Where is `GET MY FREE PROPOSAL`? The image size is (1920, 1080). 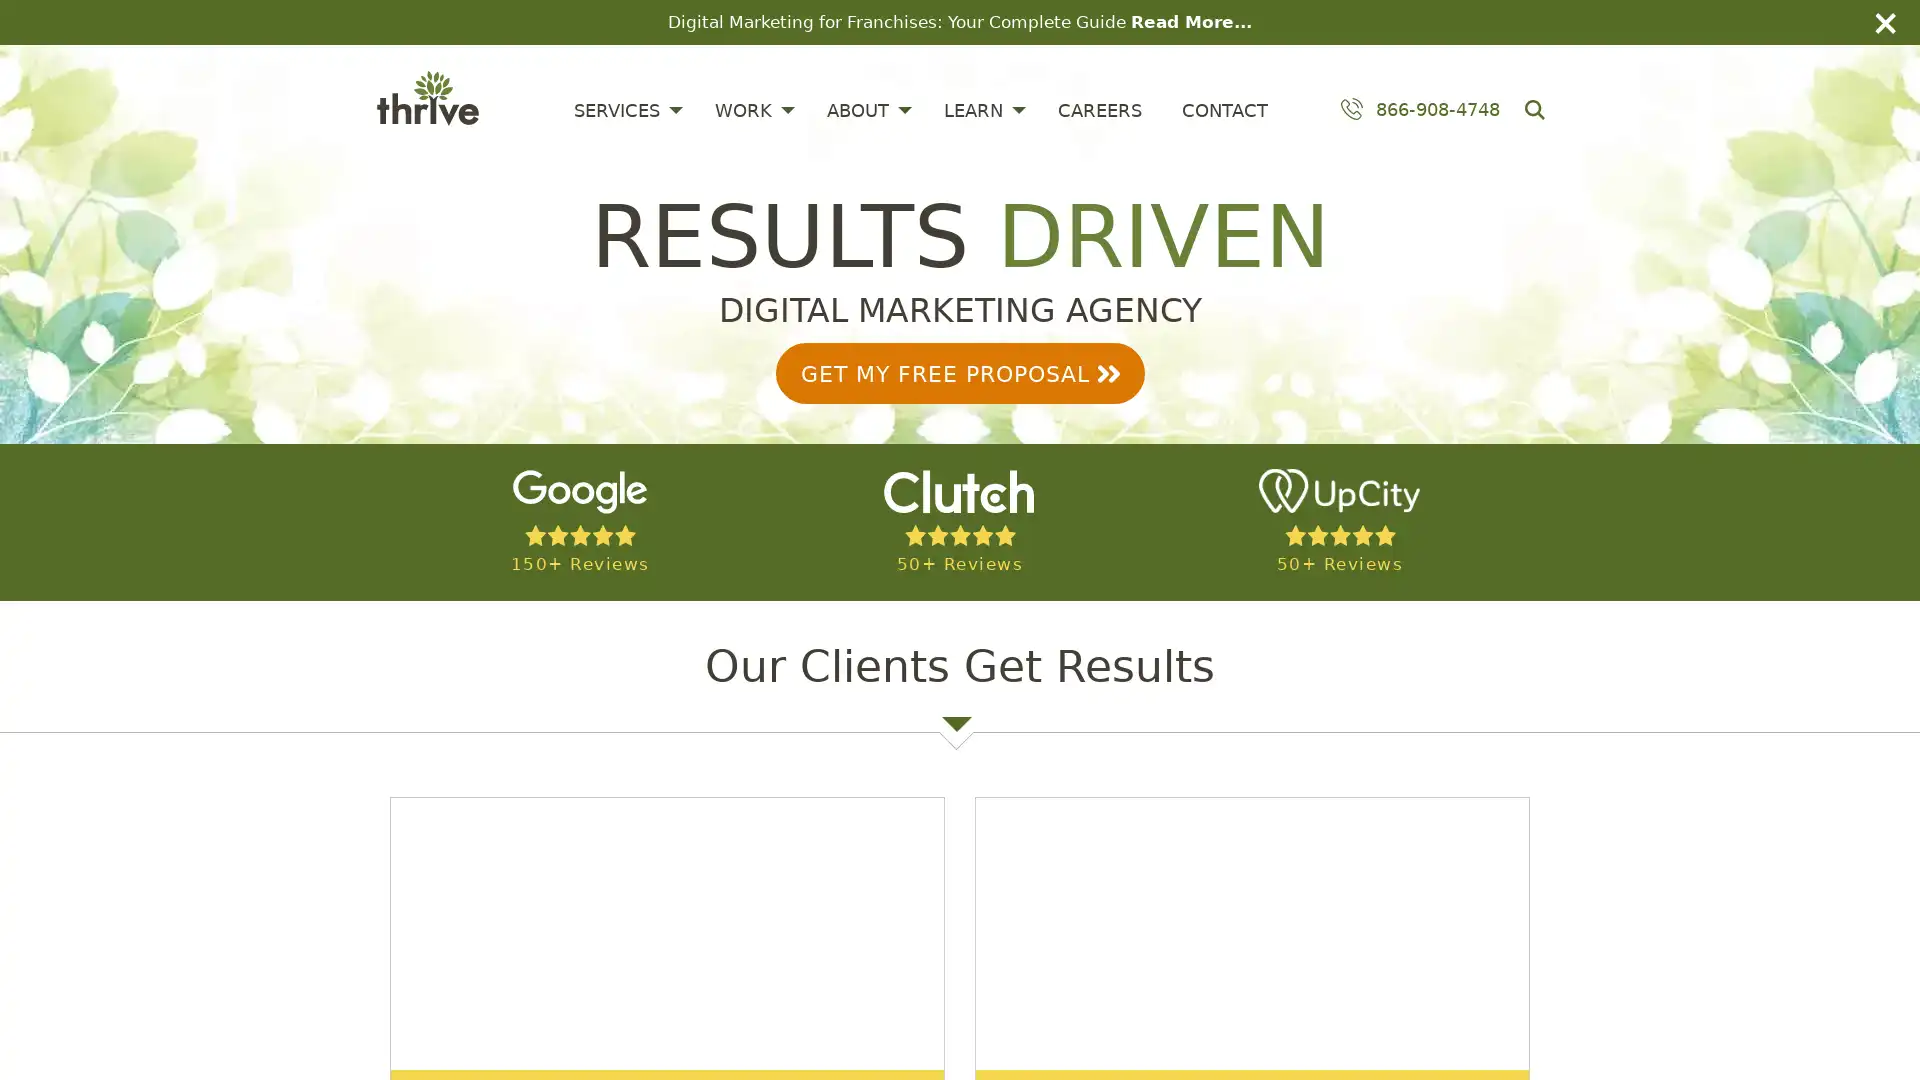 GET MY FREE PROPOSAL is located at coordinates (958, 373).